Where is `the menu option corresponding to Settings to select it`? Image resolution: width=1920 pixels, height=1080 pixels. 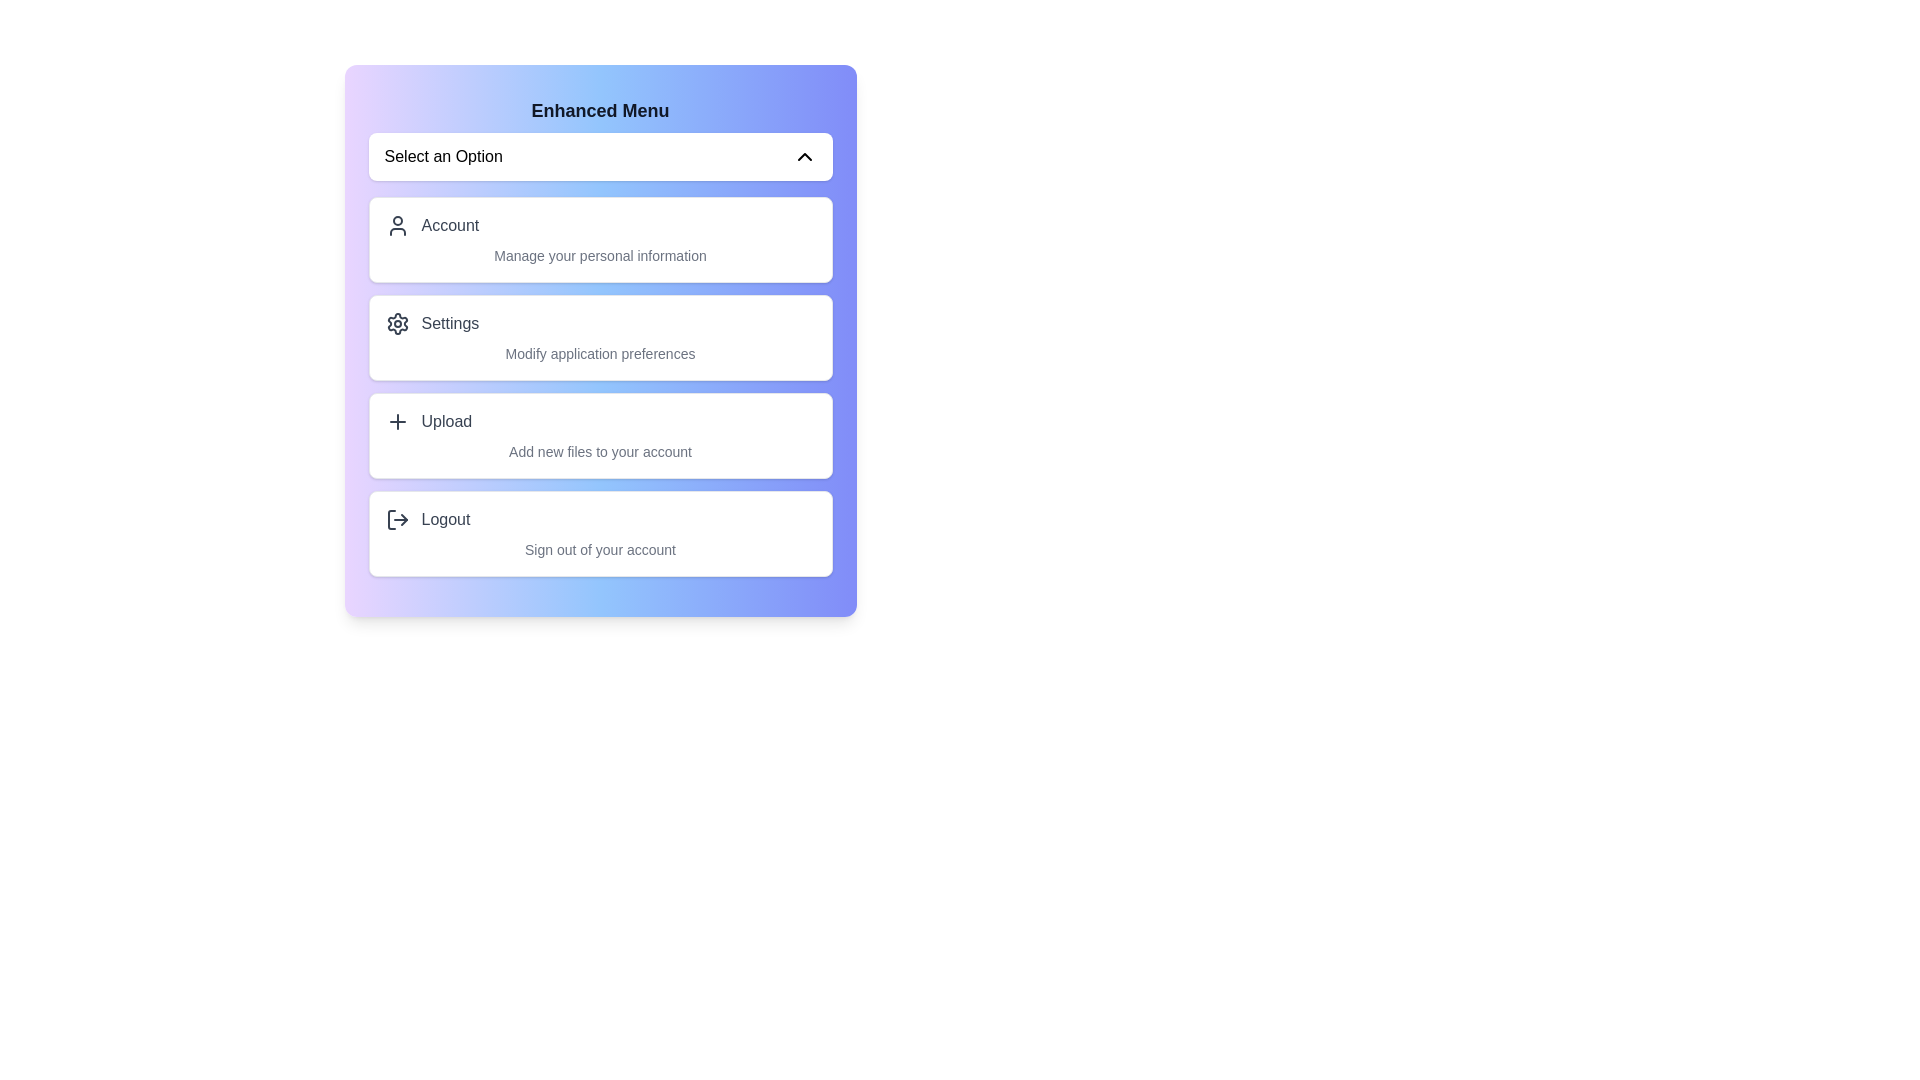
the menu option corresponding to Settings to select it is located at coordinates (599, 337).